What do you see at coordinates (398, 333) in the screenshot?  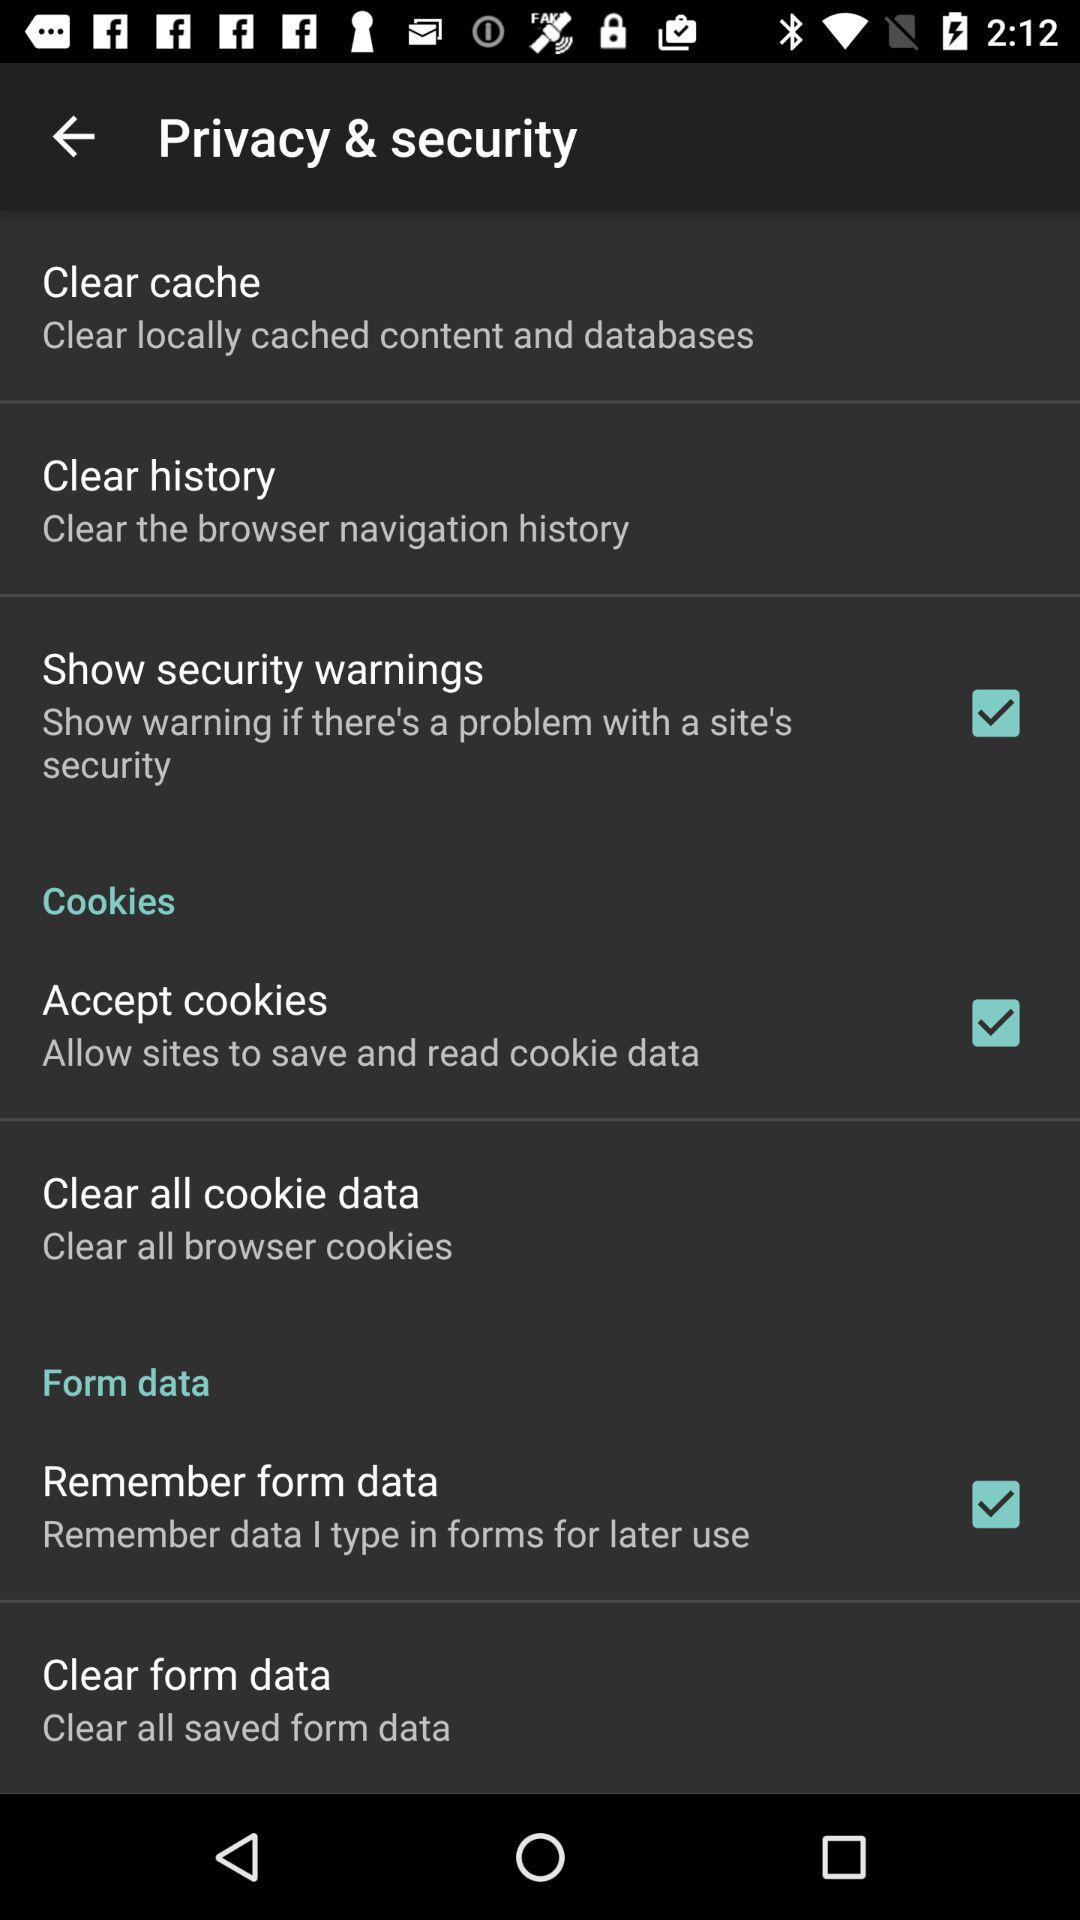 I see `the clear locally cached item` at bounding box center [398, 333].